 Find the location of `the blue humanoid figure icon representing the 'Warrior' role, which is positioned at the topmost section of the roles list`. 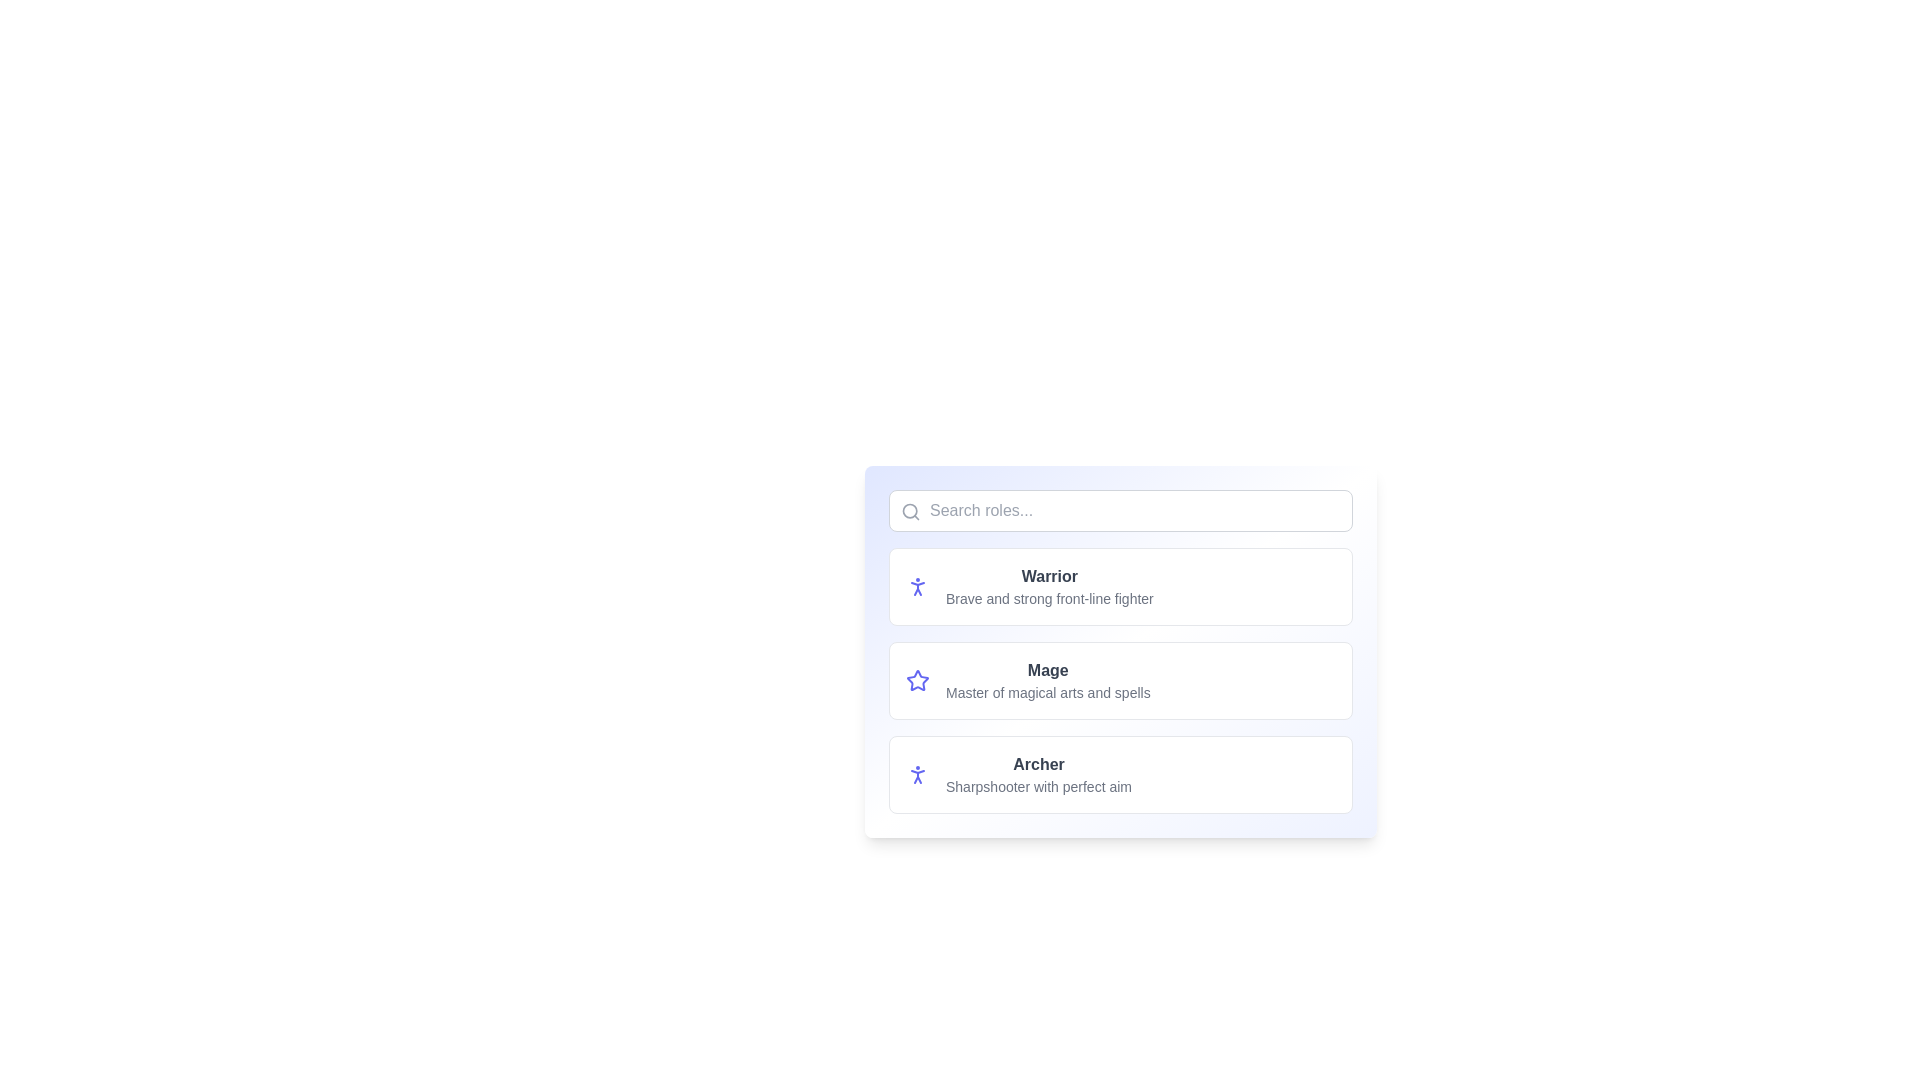

the blue humanoid figure icon representing the 'Warrior' role, which is positioned at the topmost section of the roles list is located at coordinates (916, 585).